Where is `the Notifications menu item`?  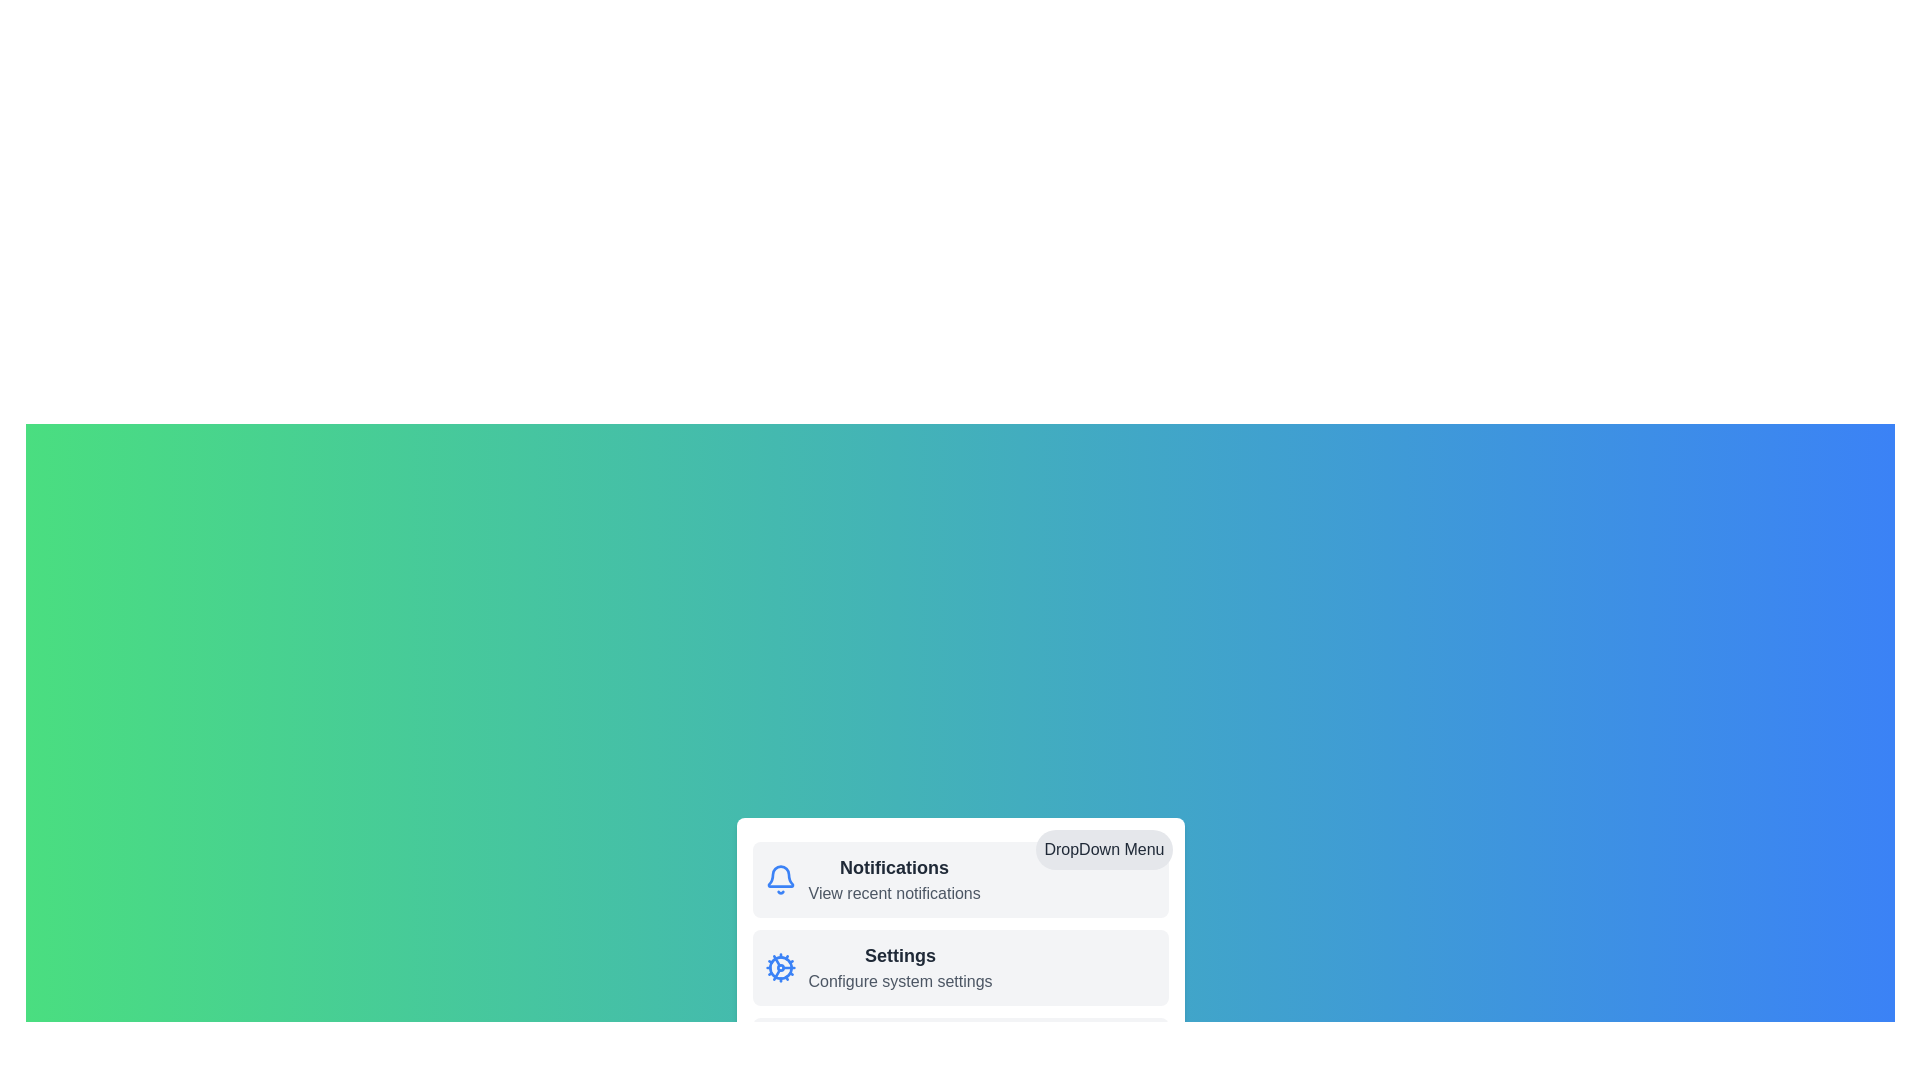
the Notifications menu item is located at coordinates (893, 866).